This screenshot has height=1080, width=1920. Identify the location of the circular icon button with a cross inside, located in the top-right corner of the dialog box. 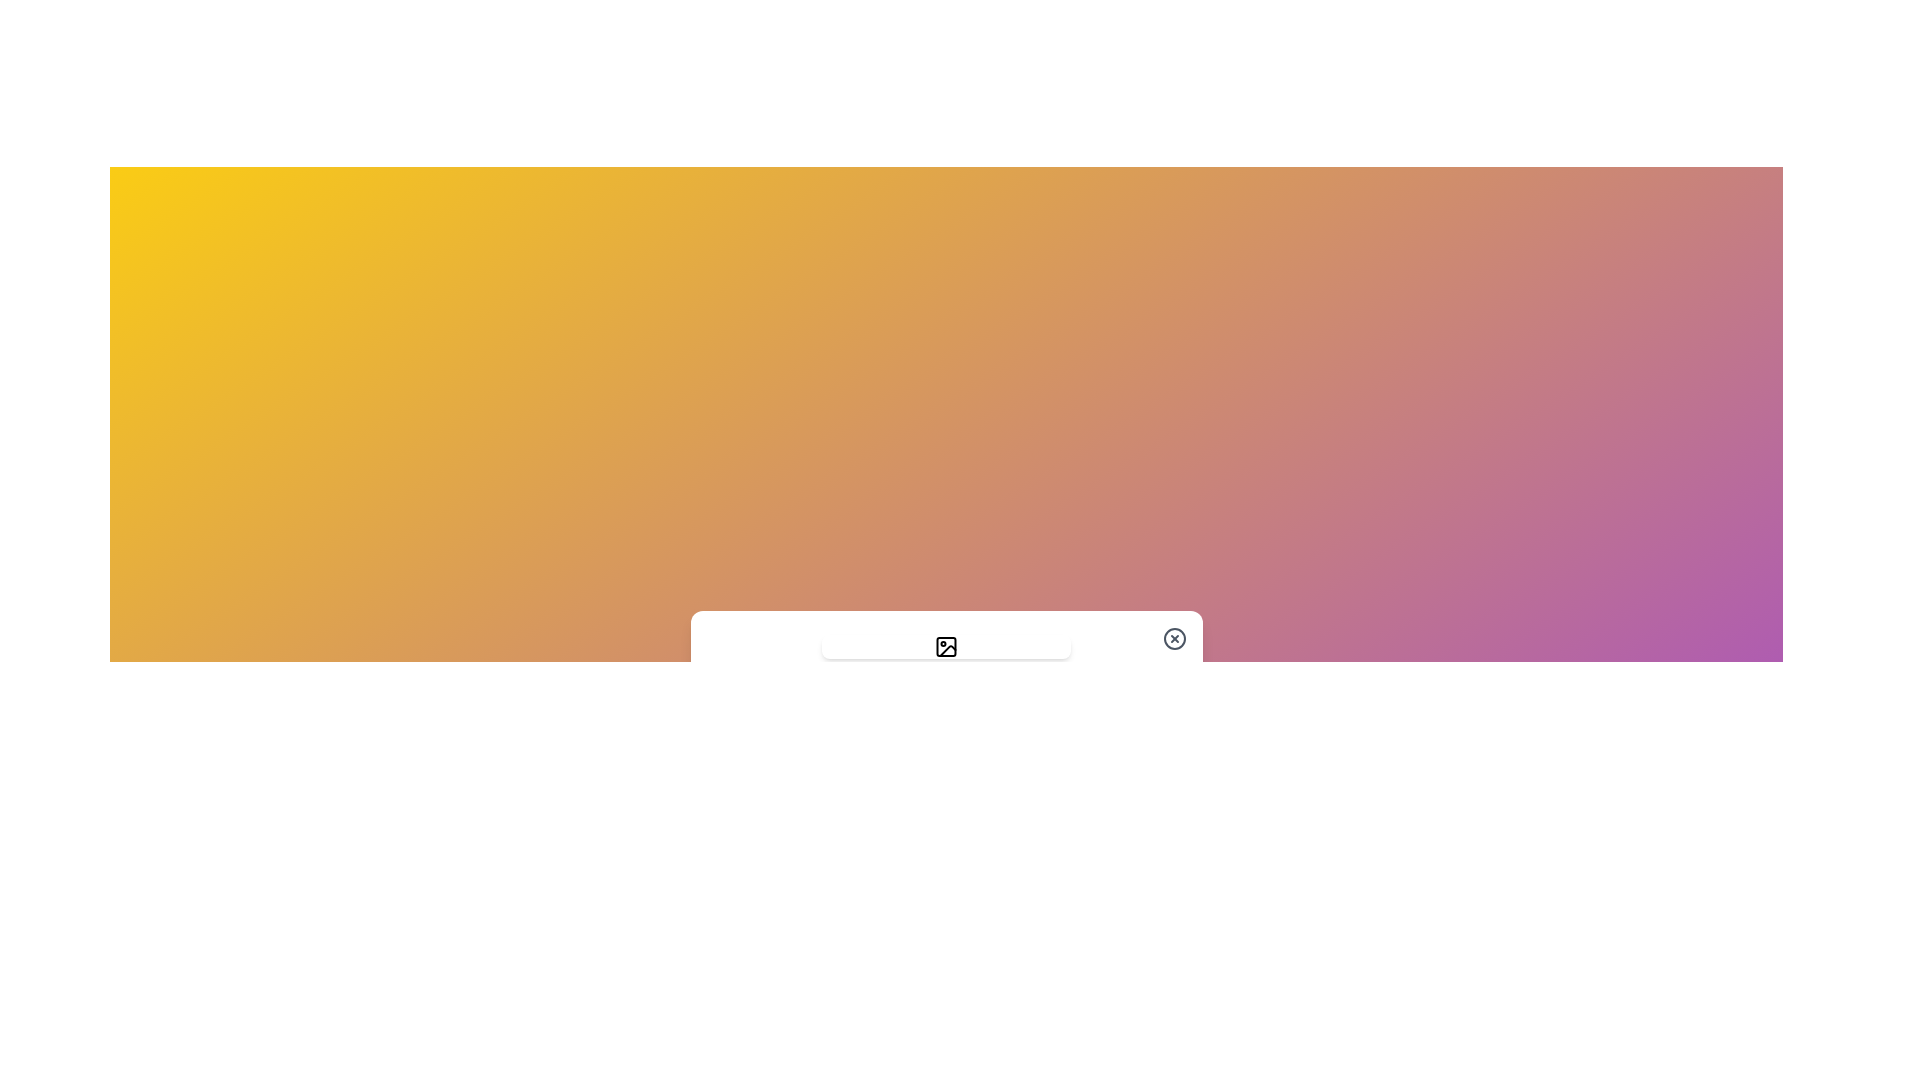
(1174, 639).